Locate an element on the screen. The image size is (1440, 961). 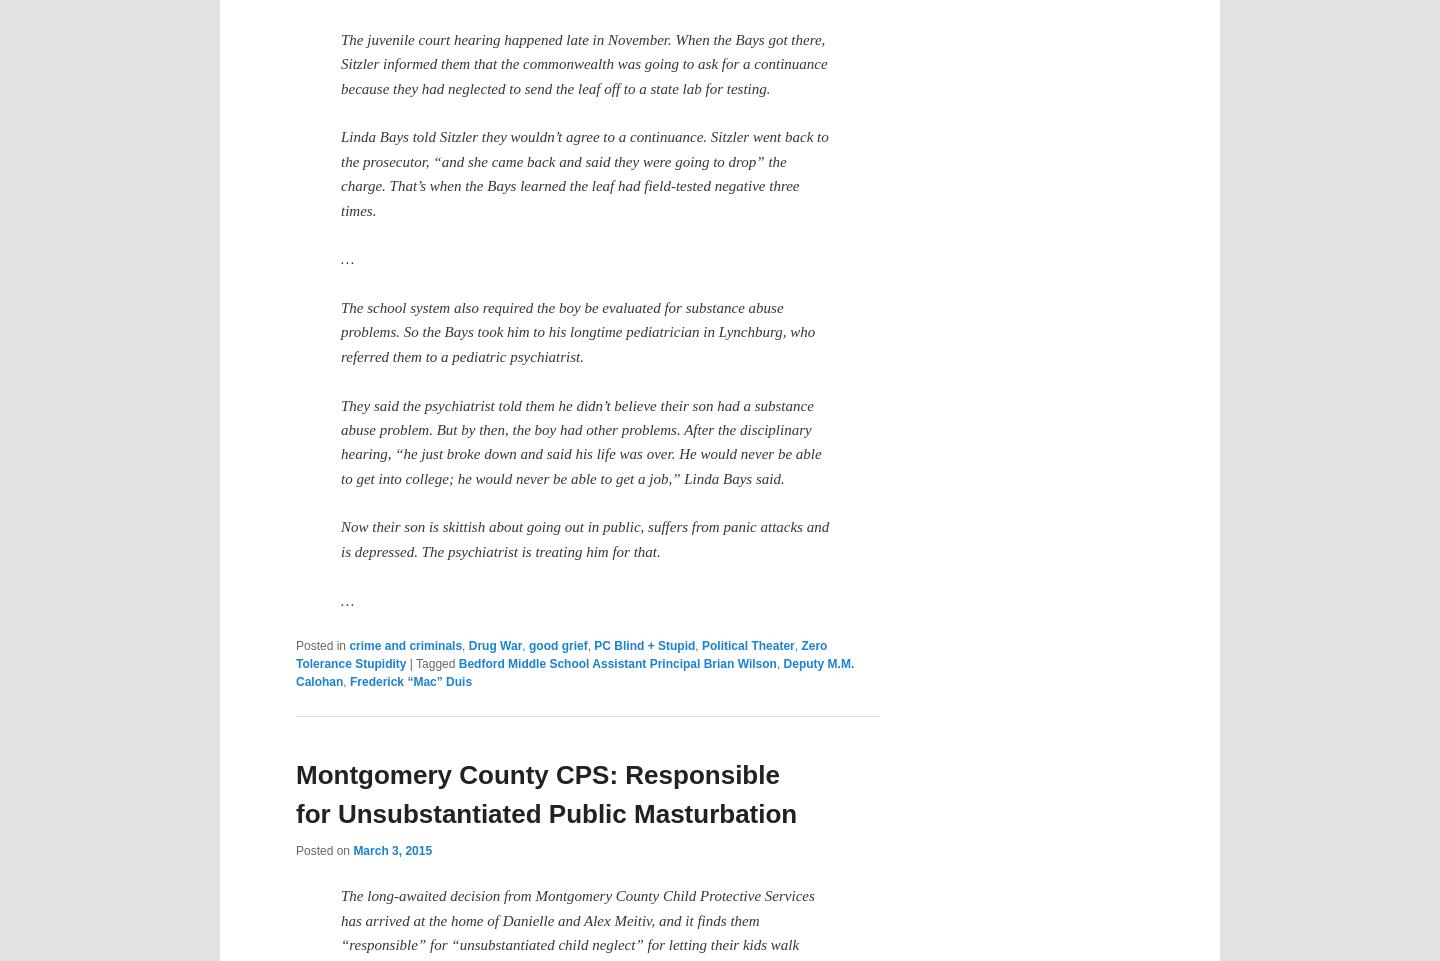
'March 3, 2015' is located at coordinates (391, 850).